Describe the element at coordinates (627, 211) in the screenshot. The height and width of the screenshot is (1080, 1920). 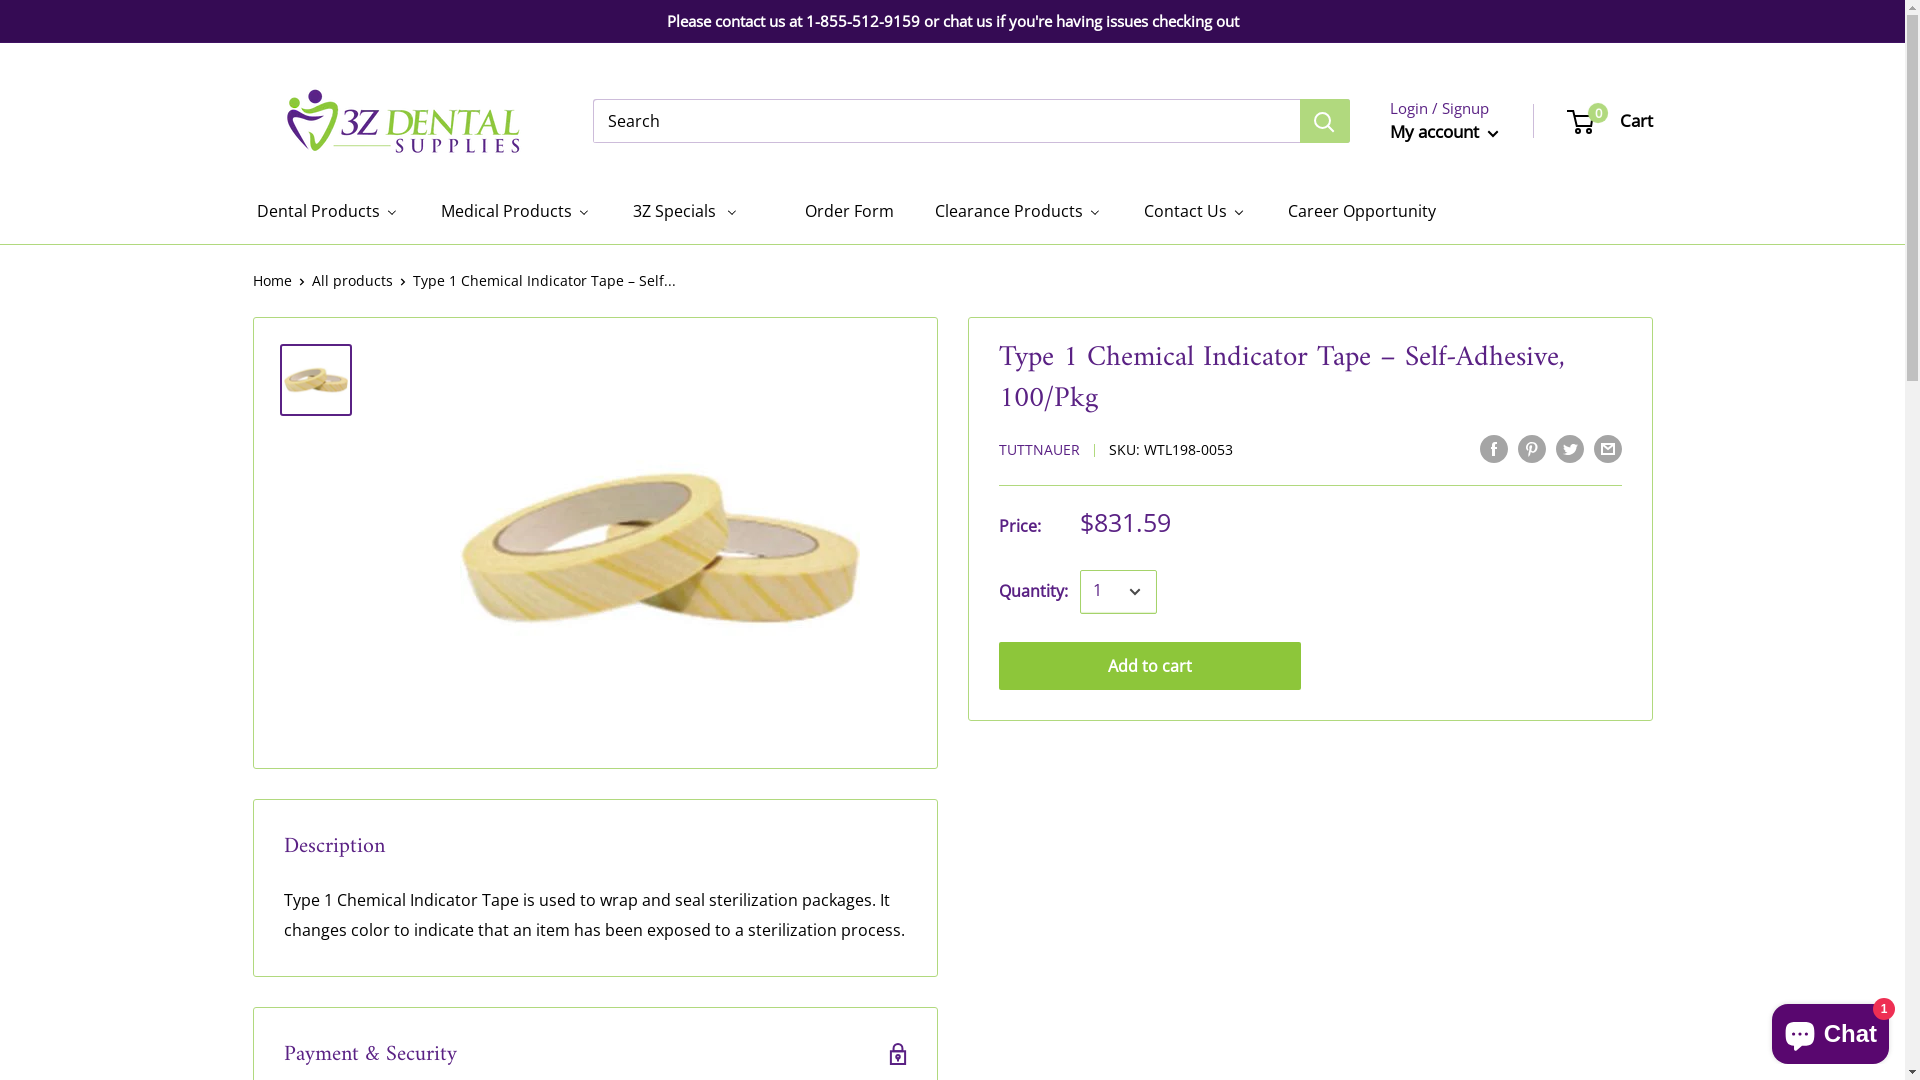
I see `'3Z Specials'` at that location.